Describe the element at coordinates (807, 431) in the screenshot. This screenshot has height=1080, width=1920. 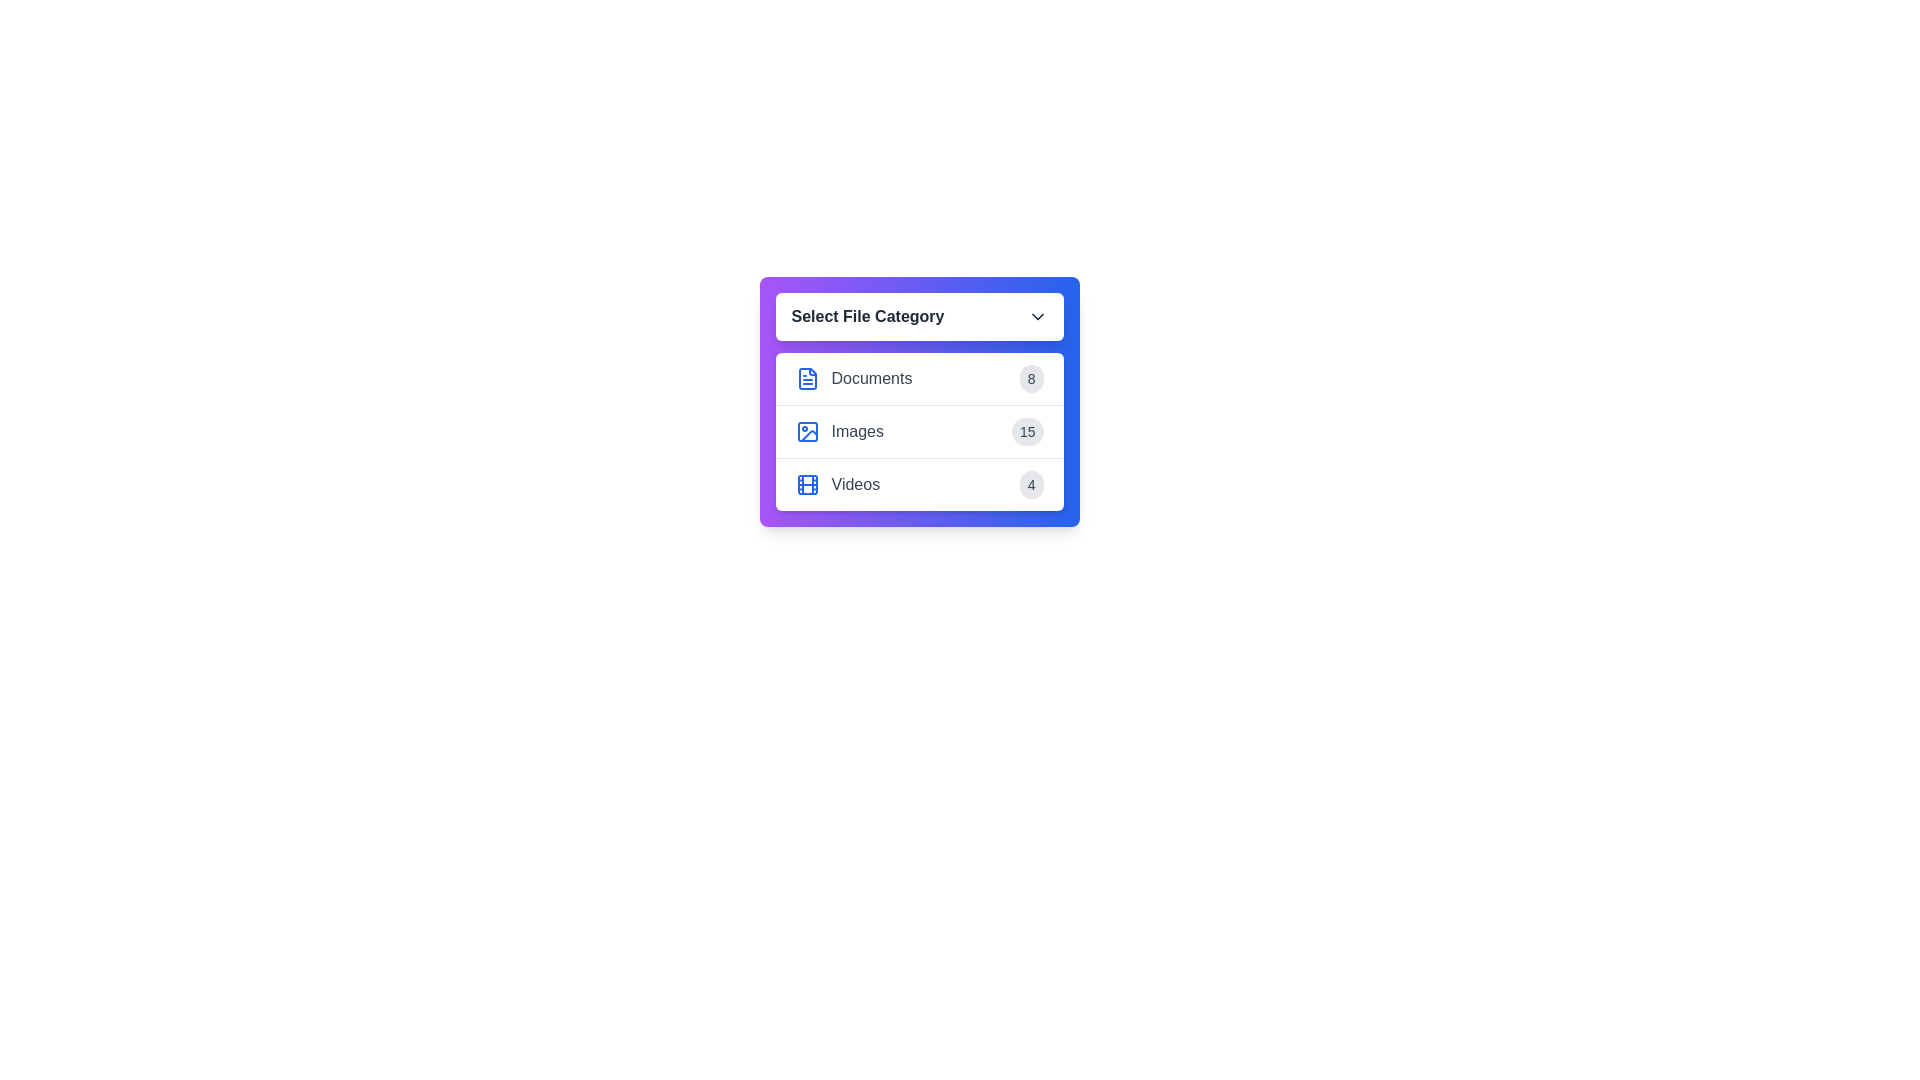
I see `the 'Images' category icon located to the left of the text 'Images' in the second entry of the dropdown menu` at that location.